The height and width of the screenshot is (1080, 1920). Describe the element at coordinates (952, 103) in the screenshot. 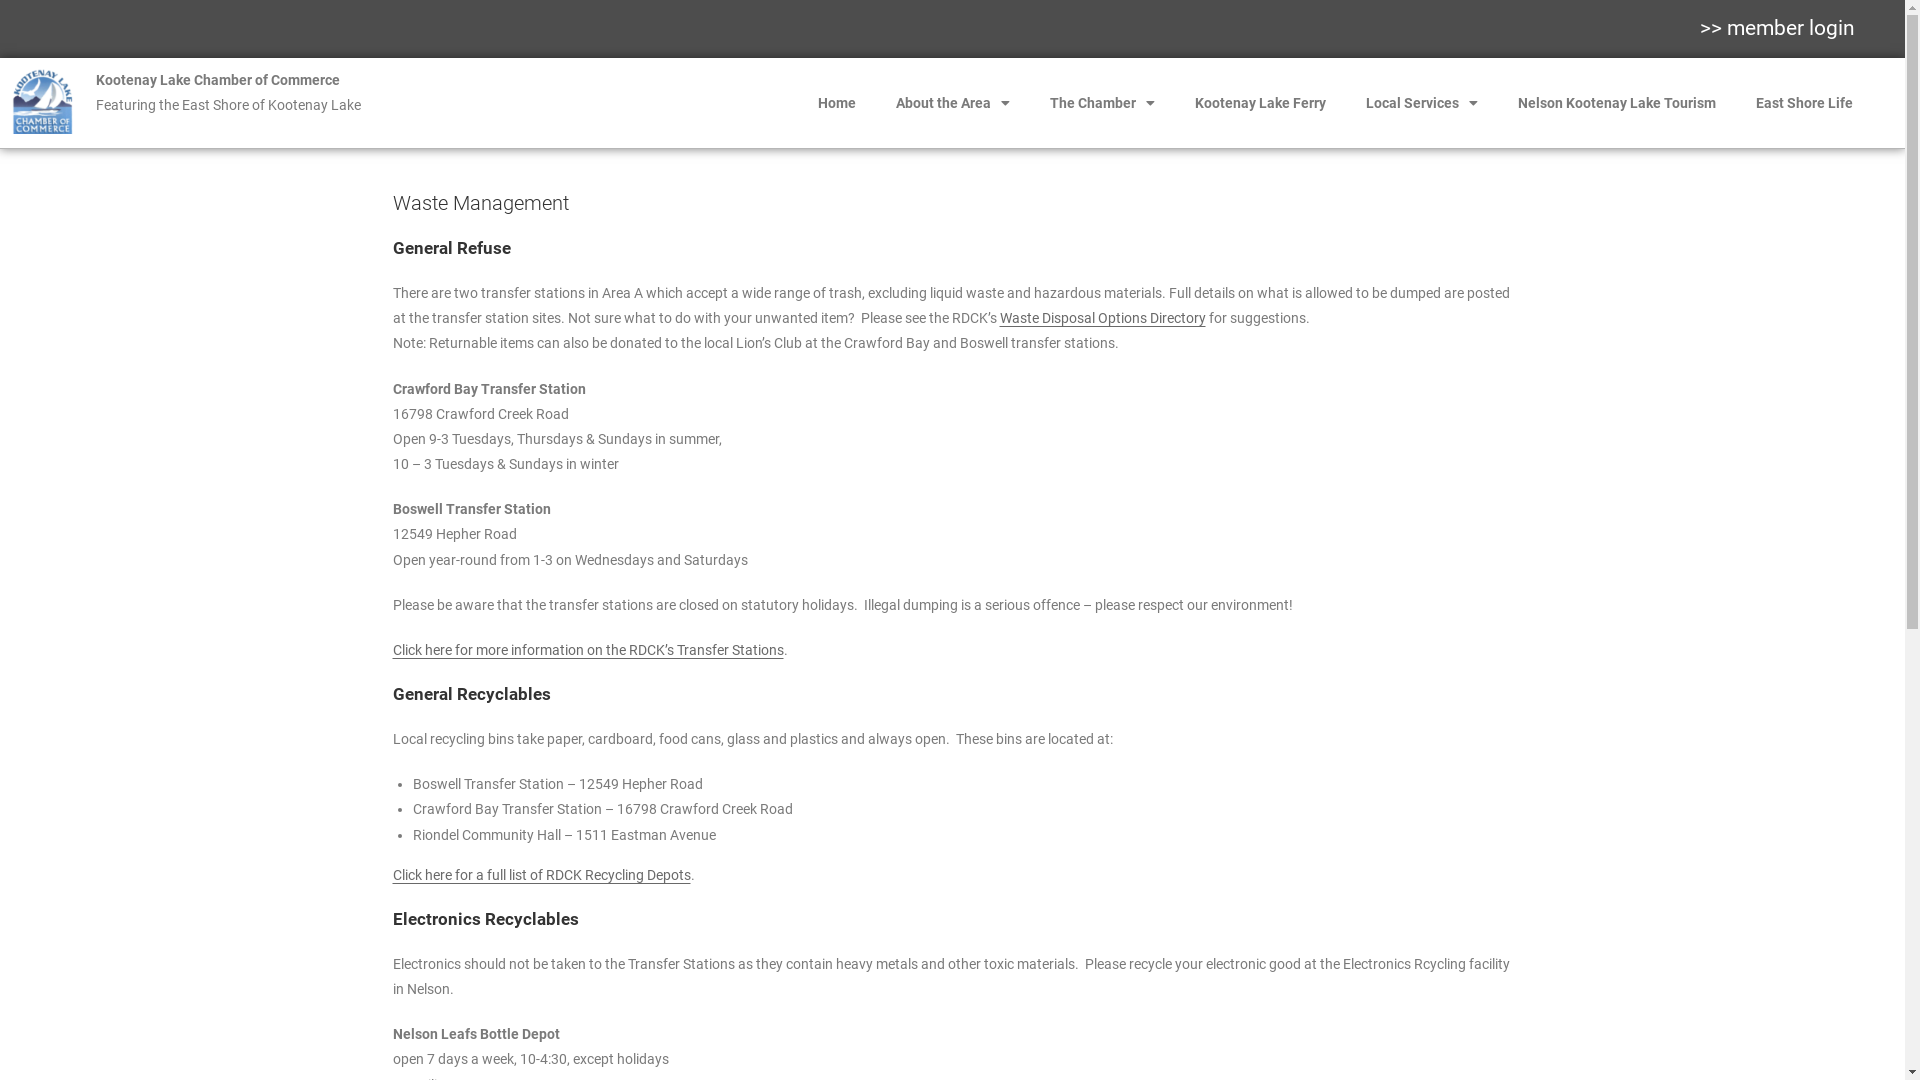

I see `'About the Area'` at that location.